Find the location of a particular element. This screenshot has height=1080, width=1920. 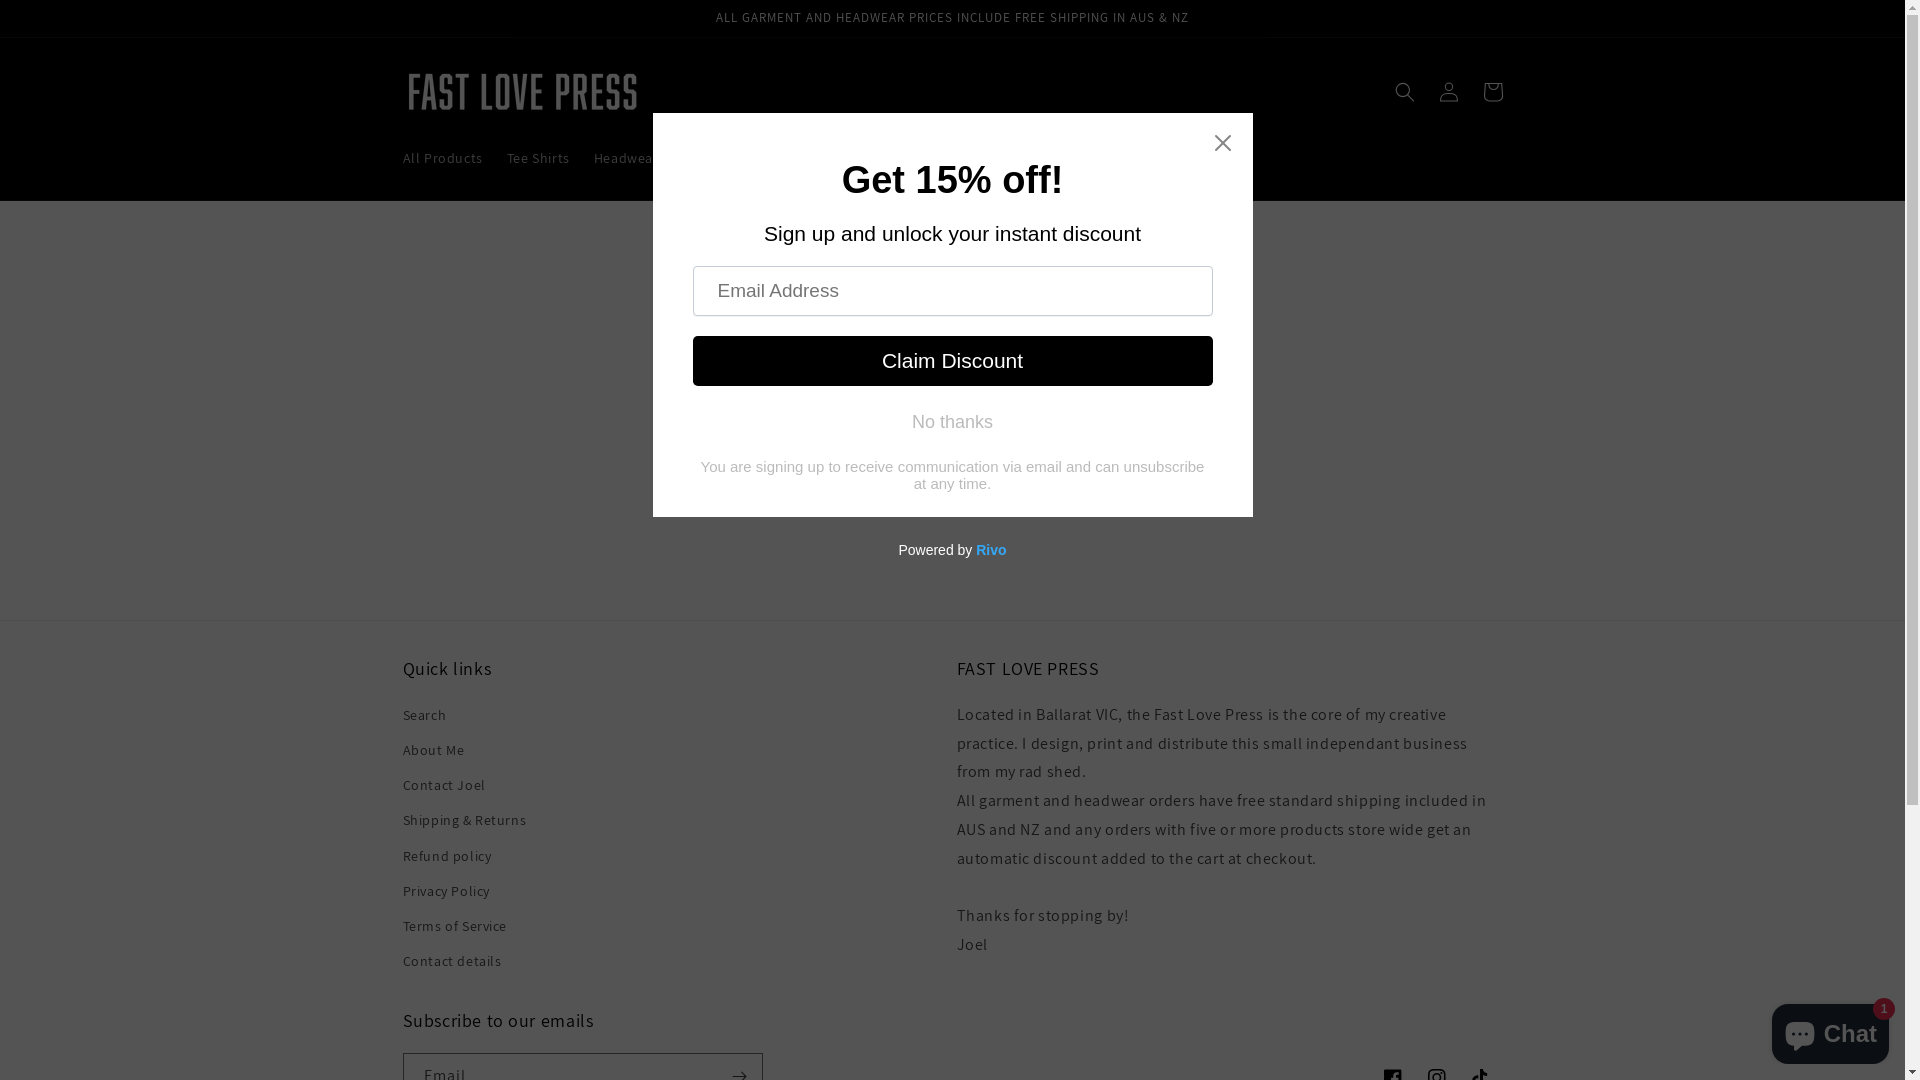

'Cart' is located at coordinates (1492, 92).